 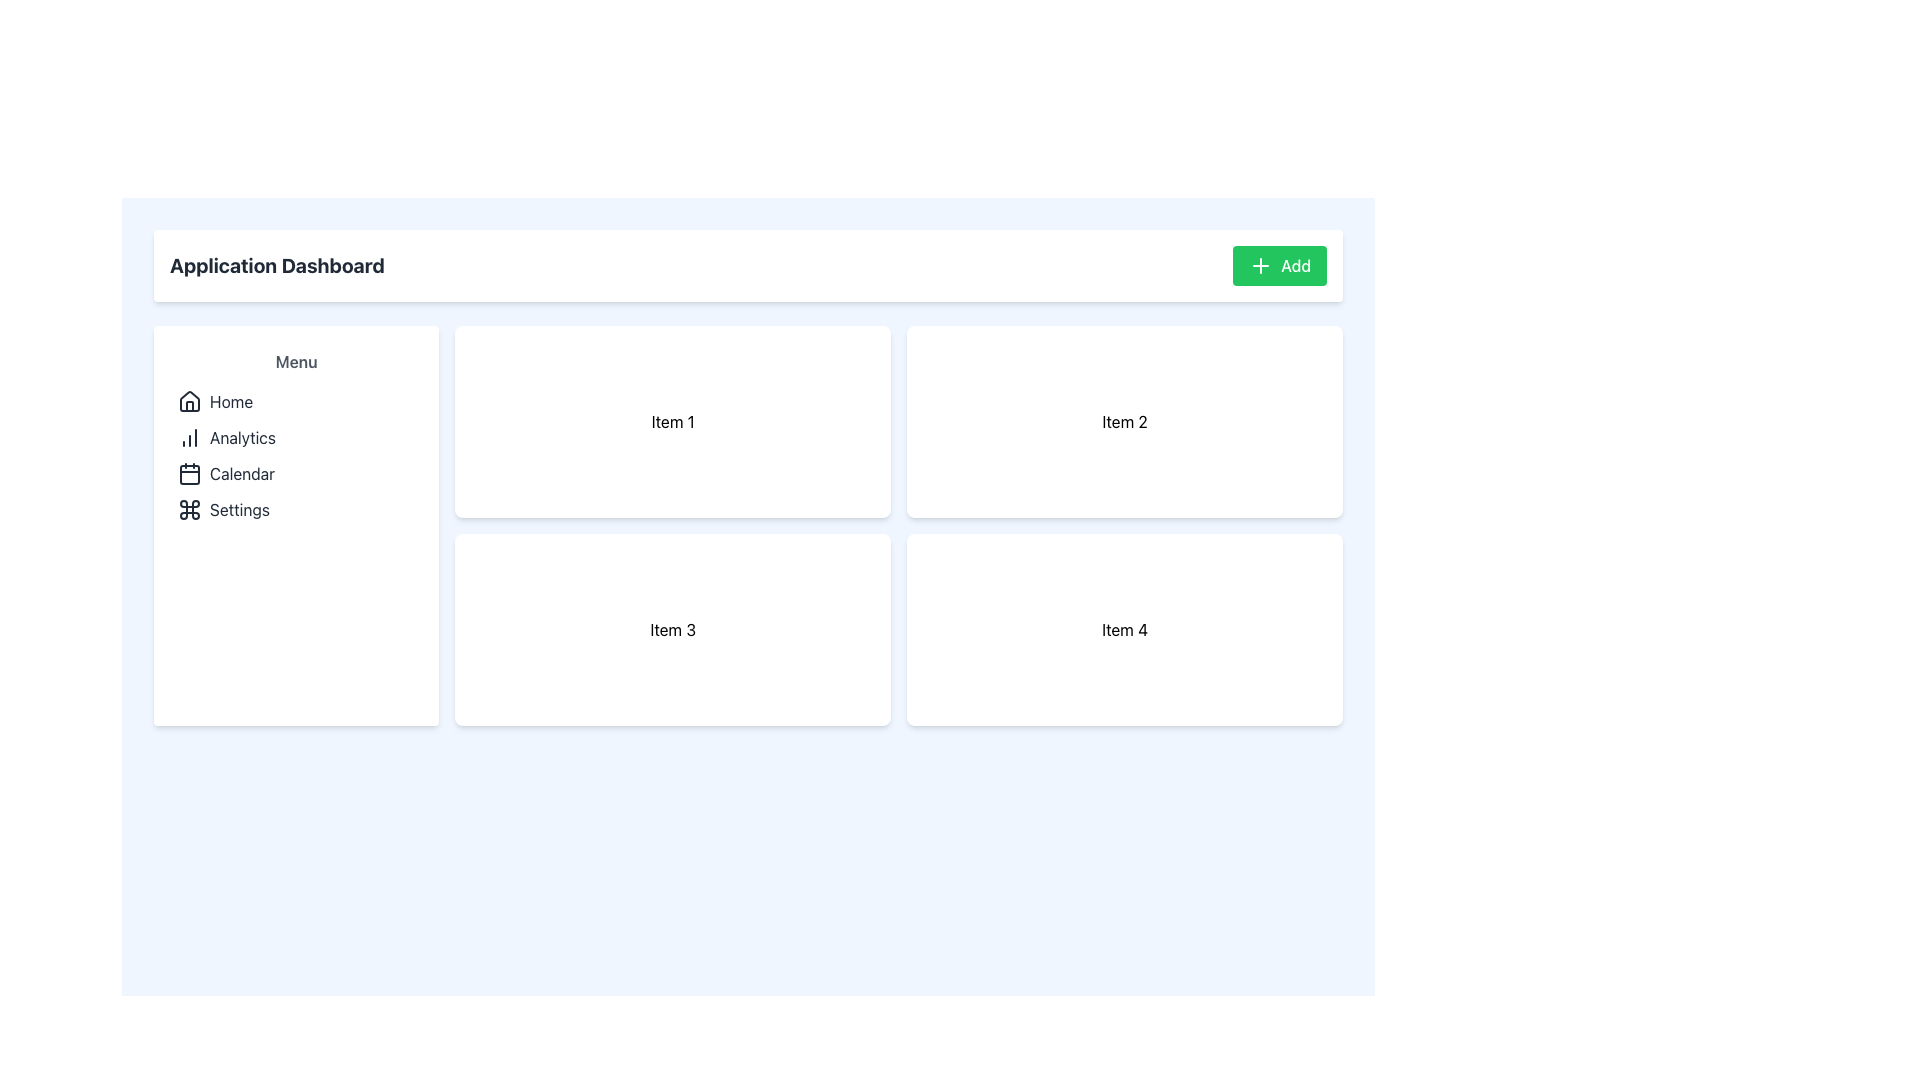 What do you see at coordinates (190, 508) in the screenshot?
I see `the icon depicting a command-like symbol with four circular loops, located in the left sidebar menu preceding the 'Settings' text` at bounding box center [190, 508].